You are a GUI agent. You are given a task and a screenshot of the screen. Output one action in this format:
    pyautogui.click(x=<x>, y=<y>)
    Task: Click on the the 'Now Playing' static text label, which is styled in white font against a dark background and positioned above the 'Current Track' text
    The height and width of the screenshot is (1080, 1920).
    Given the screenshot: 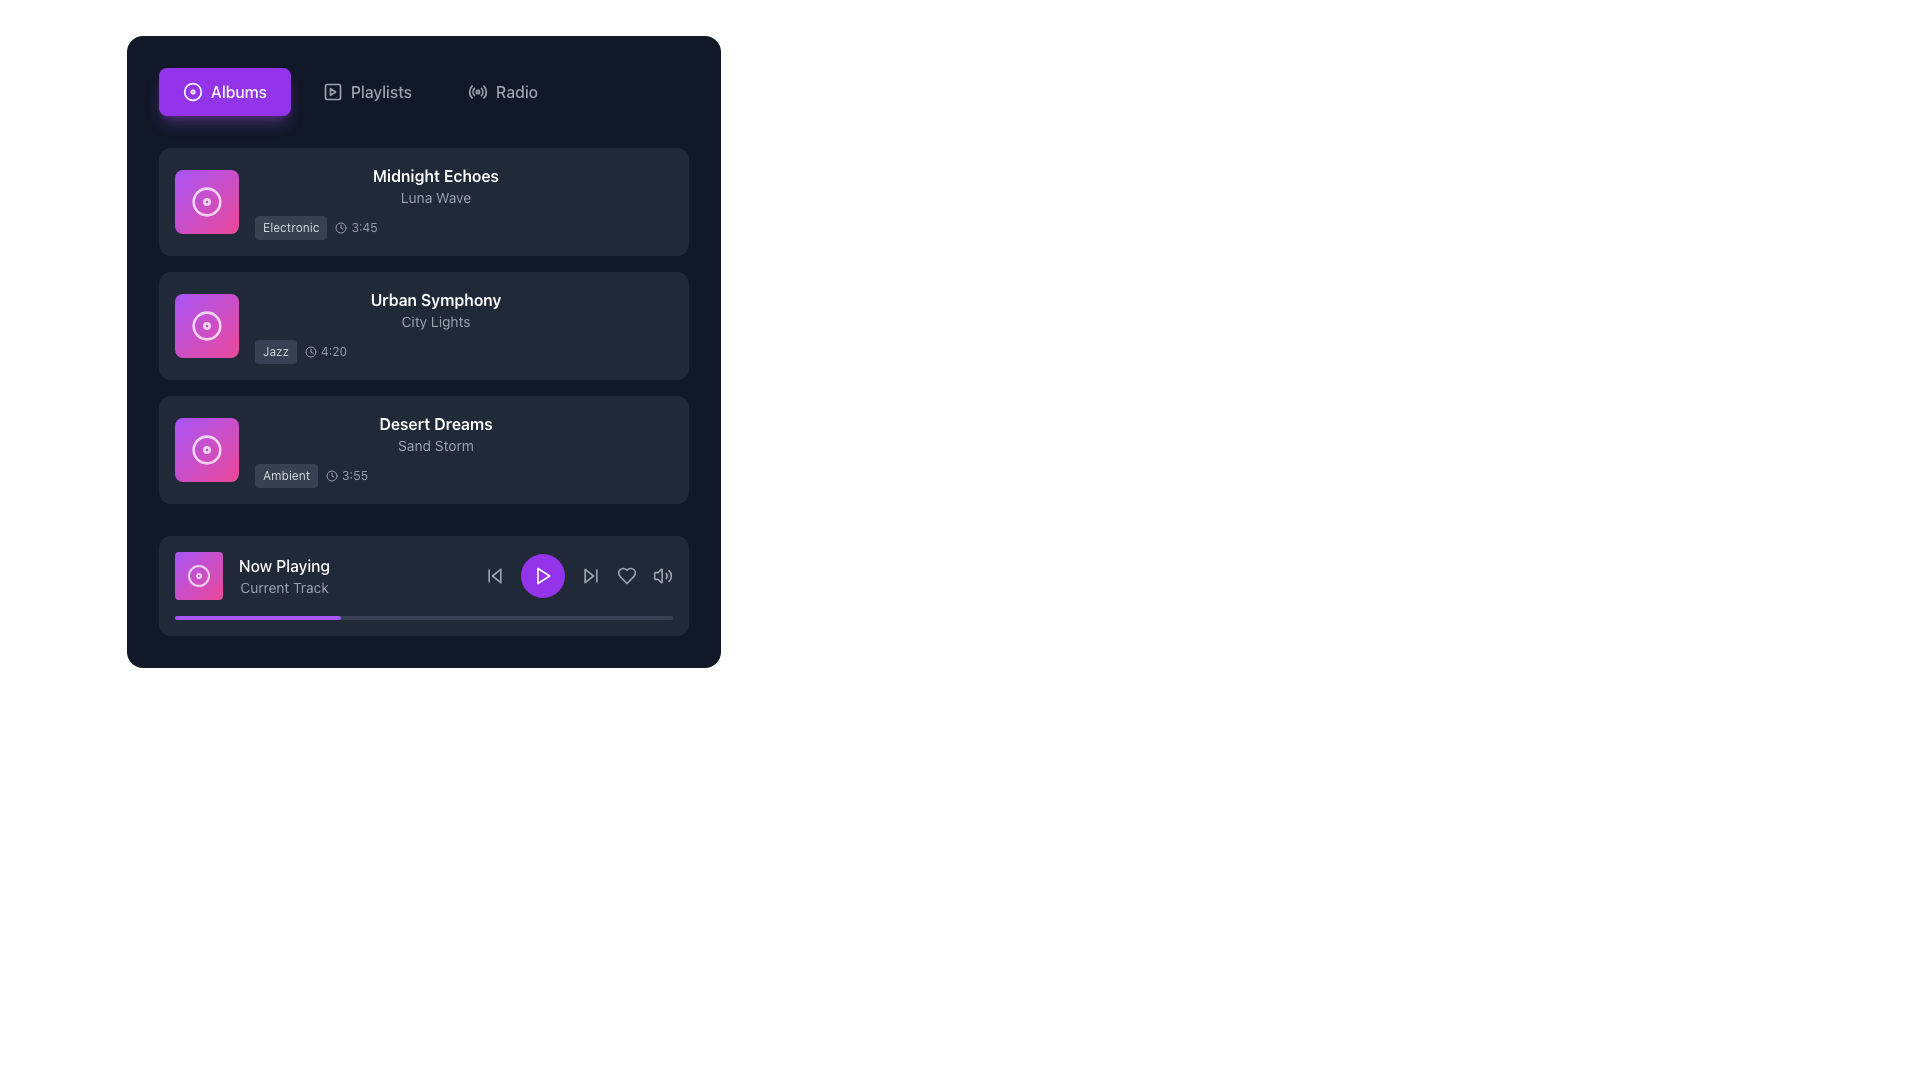 What is the action you would take?
    pyautogui.click(x=283, y=566)
    